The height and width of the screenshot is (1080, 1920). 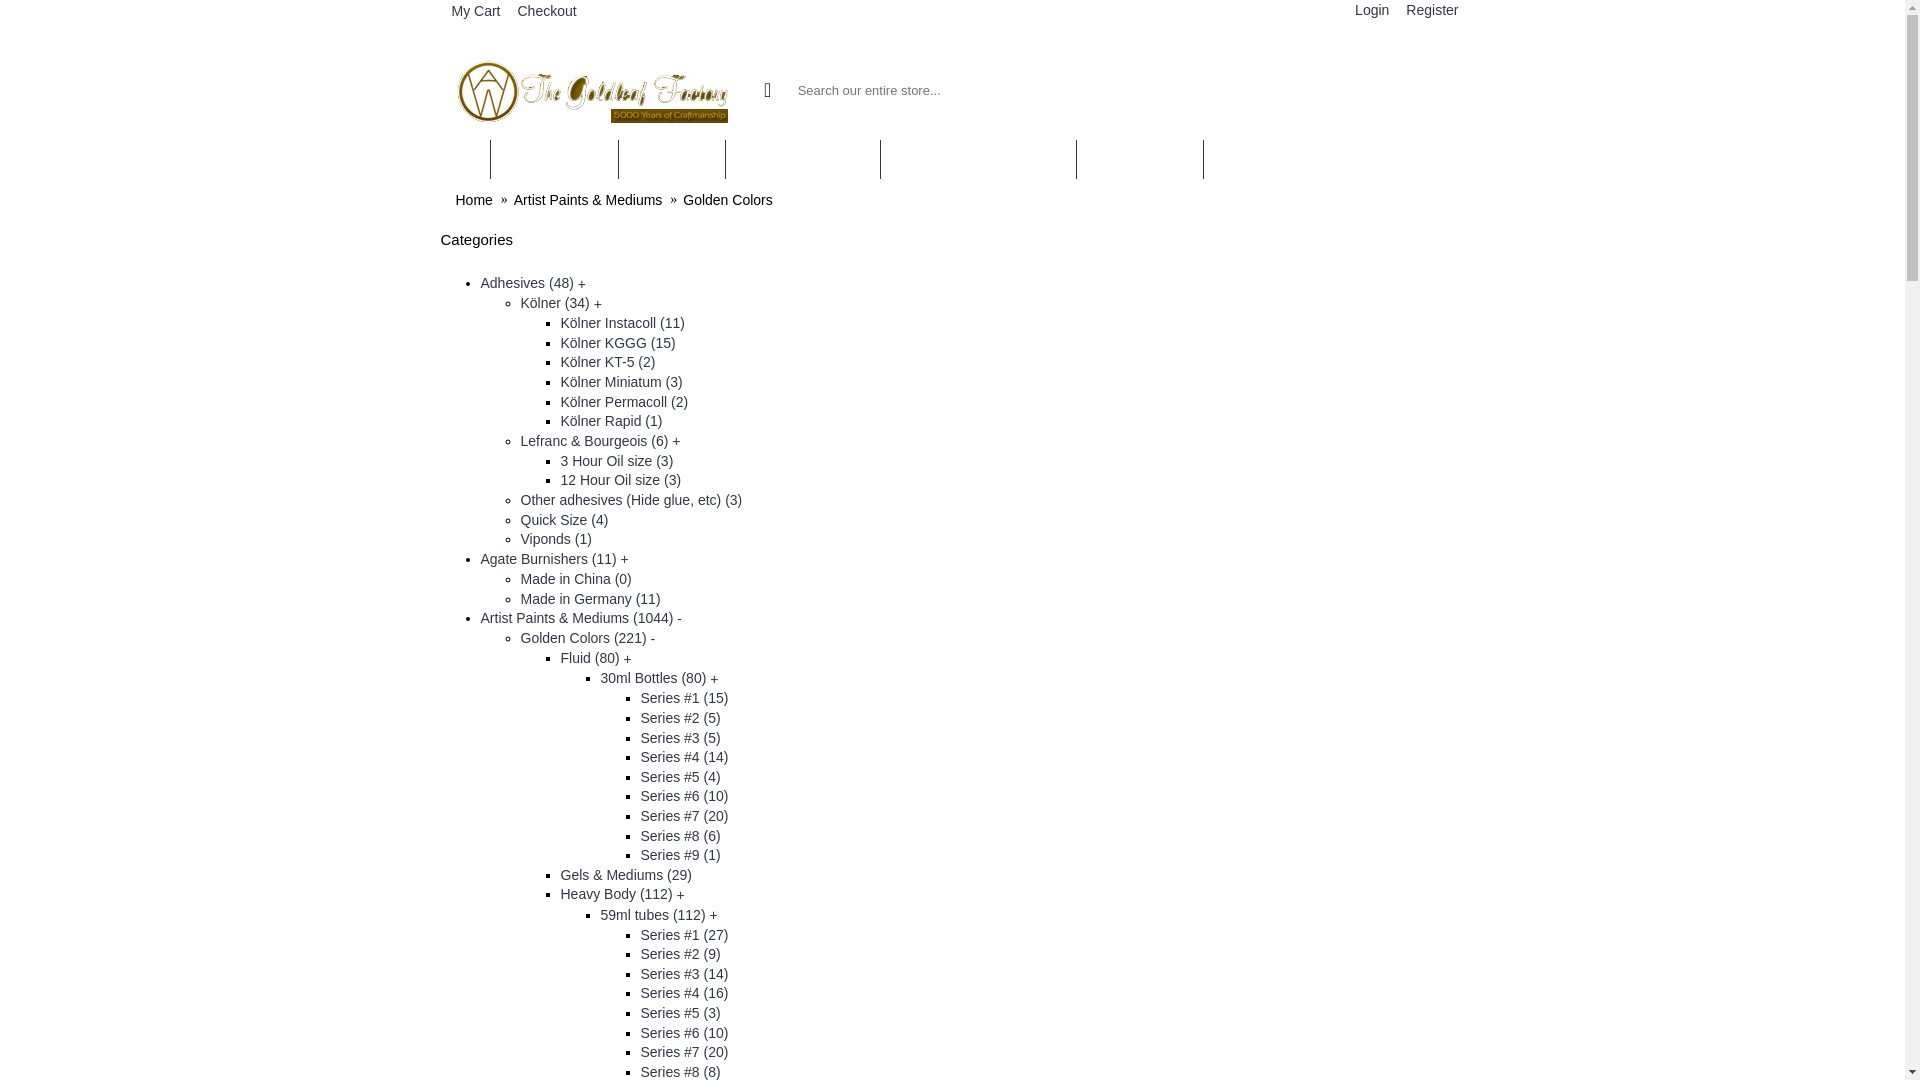 I want to click on 'Series #2 (5)', so click(x=680, y=716).